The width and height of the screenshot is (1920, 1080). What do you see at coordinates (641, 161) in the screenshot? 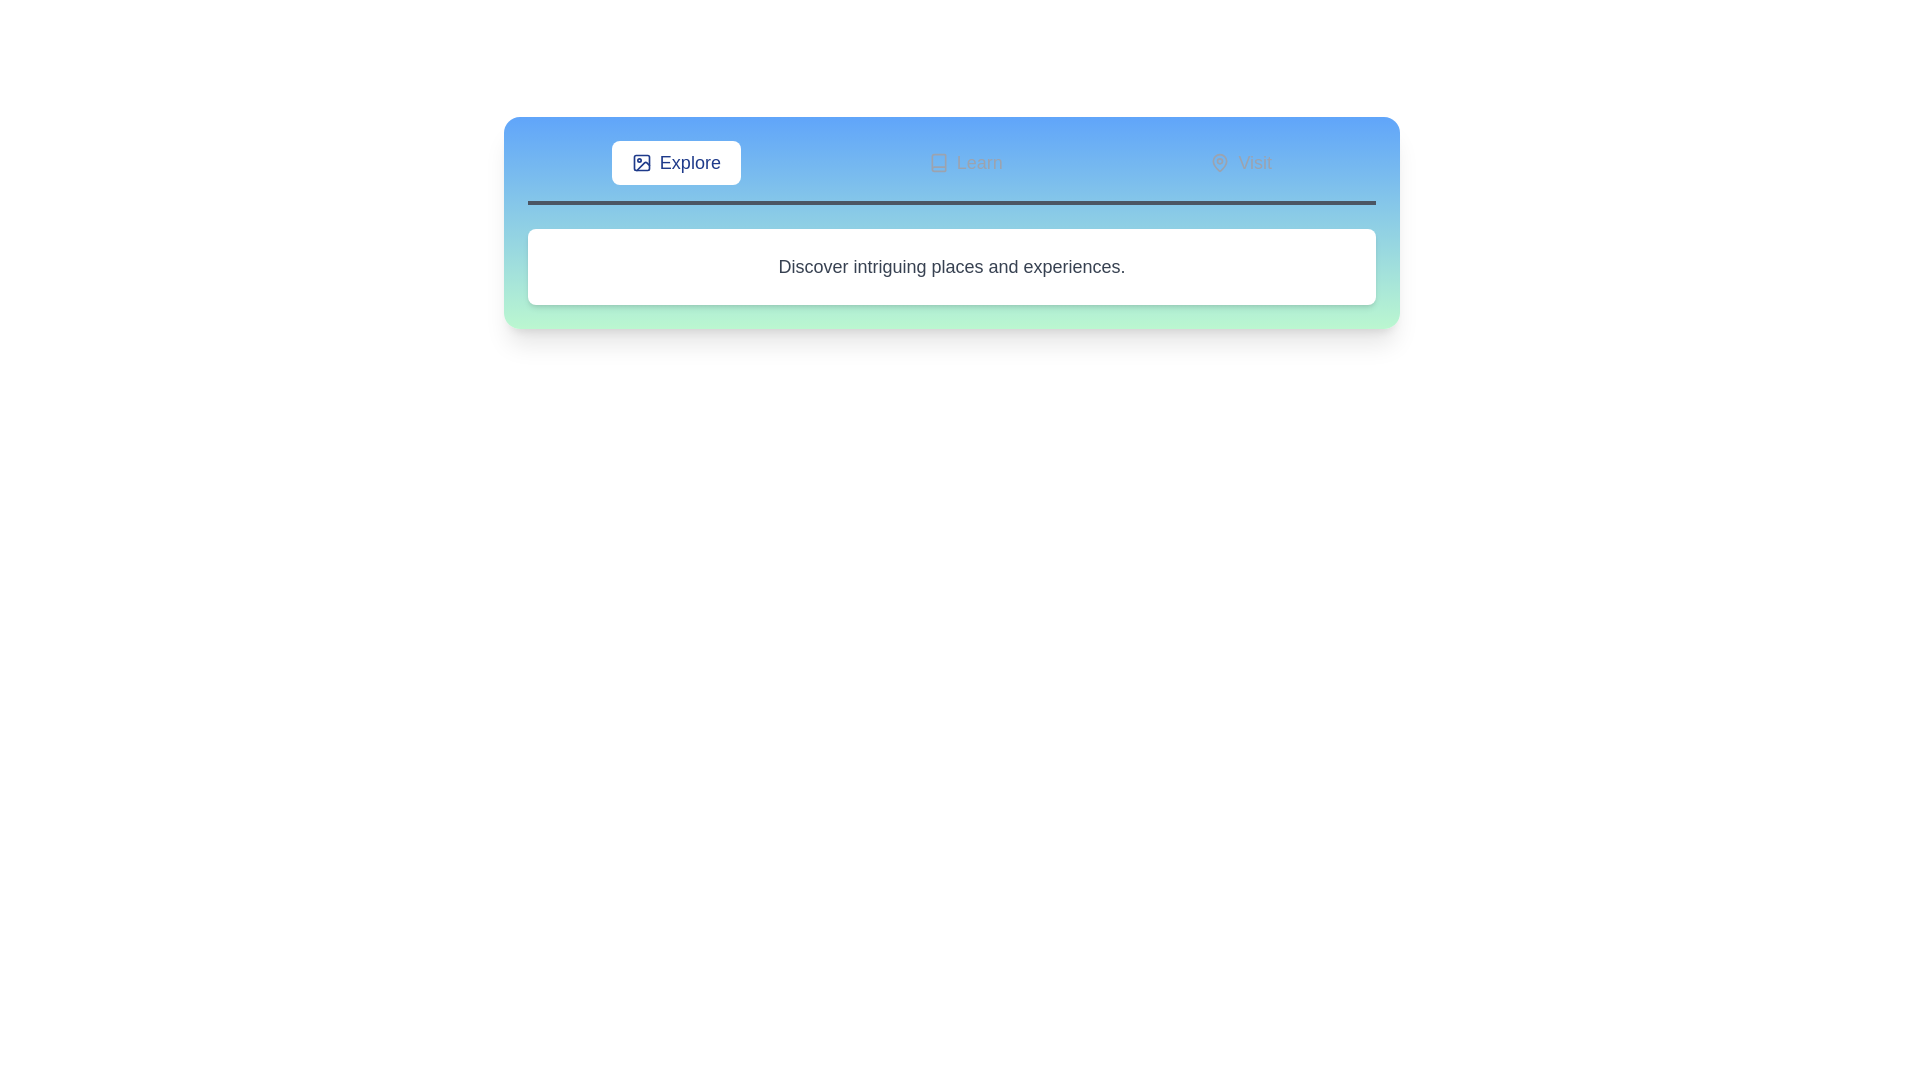
I see `the SVG Icon that visually supplements the 'Explore' text, located in the top-left of the interface within a blue gradient background header` at bounding box center [641, 161].